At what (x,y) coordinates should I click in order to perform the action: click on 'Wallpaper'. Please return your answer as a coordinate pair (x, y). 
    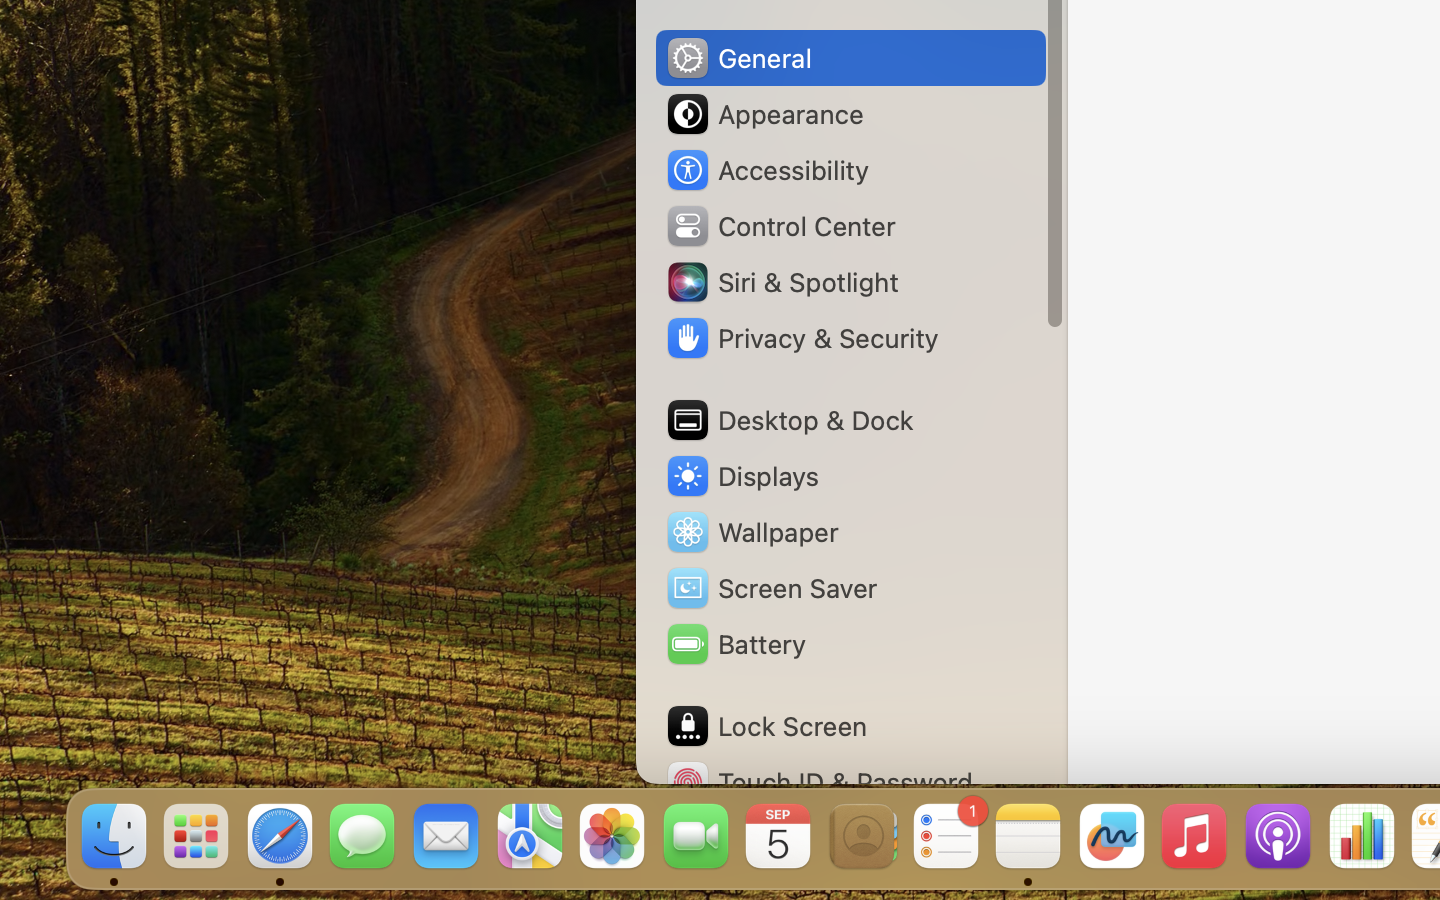
    Looking at the image, I should click on (749, 530).